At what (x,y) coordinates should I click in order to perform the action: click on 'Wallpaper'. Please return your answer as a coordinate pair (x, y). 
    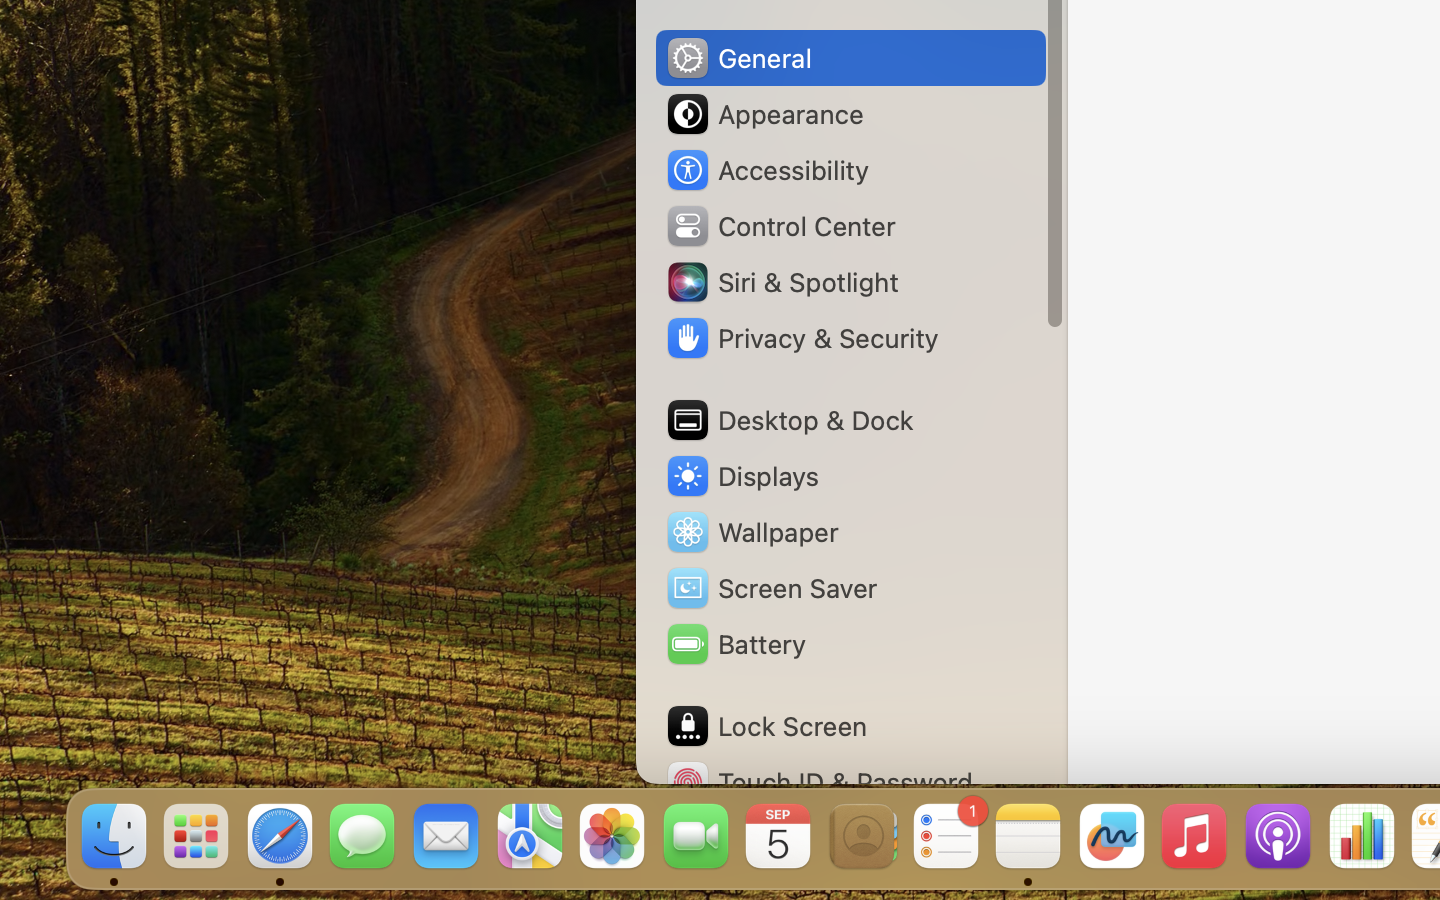
    Looking at the image, I should click on (749, 530).